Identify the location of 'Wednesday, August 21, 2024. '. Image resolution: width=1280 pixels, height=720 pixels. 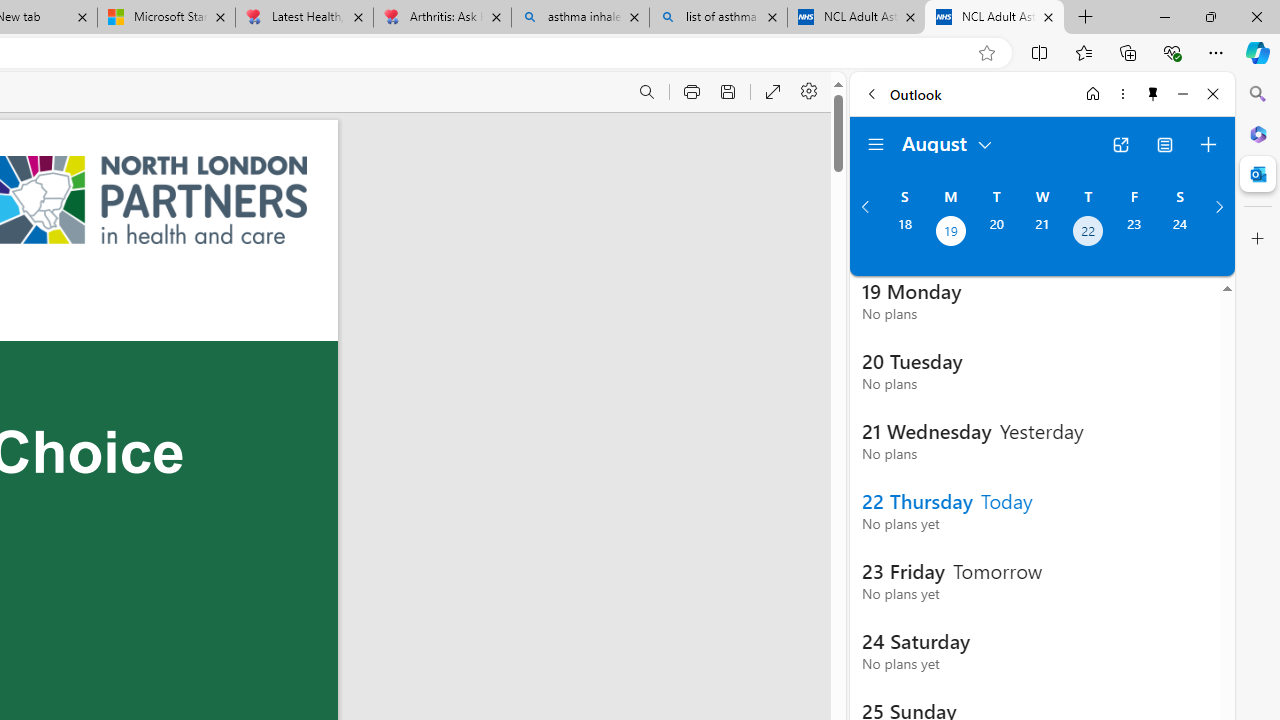
(1041, 232).